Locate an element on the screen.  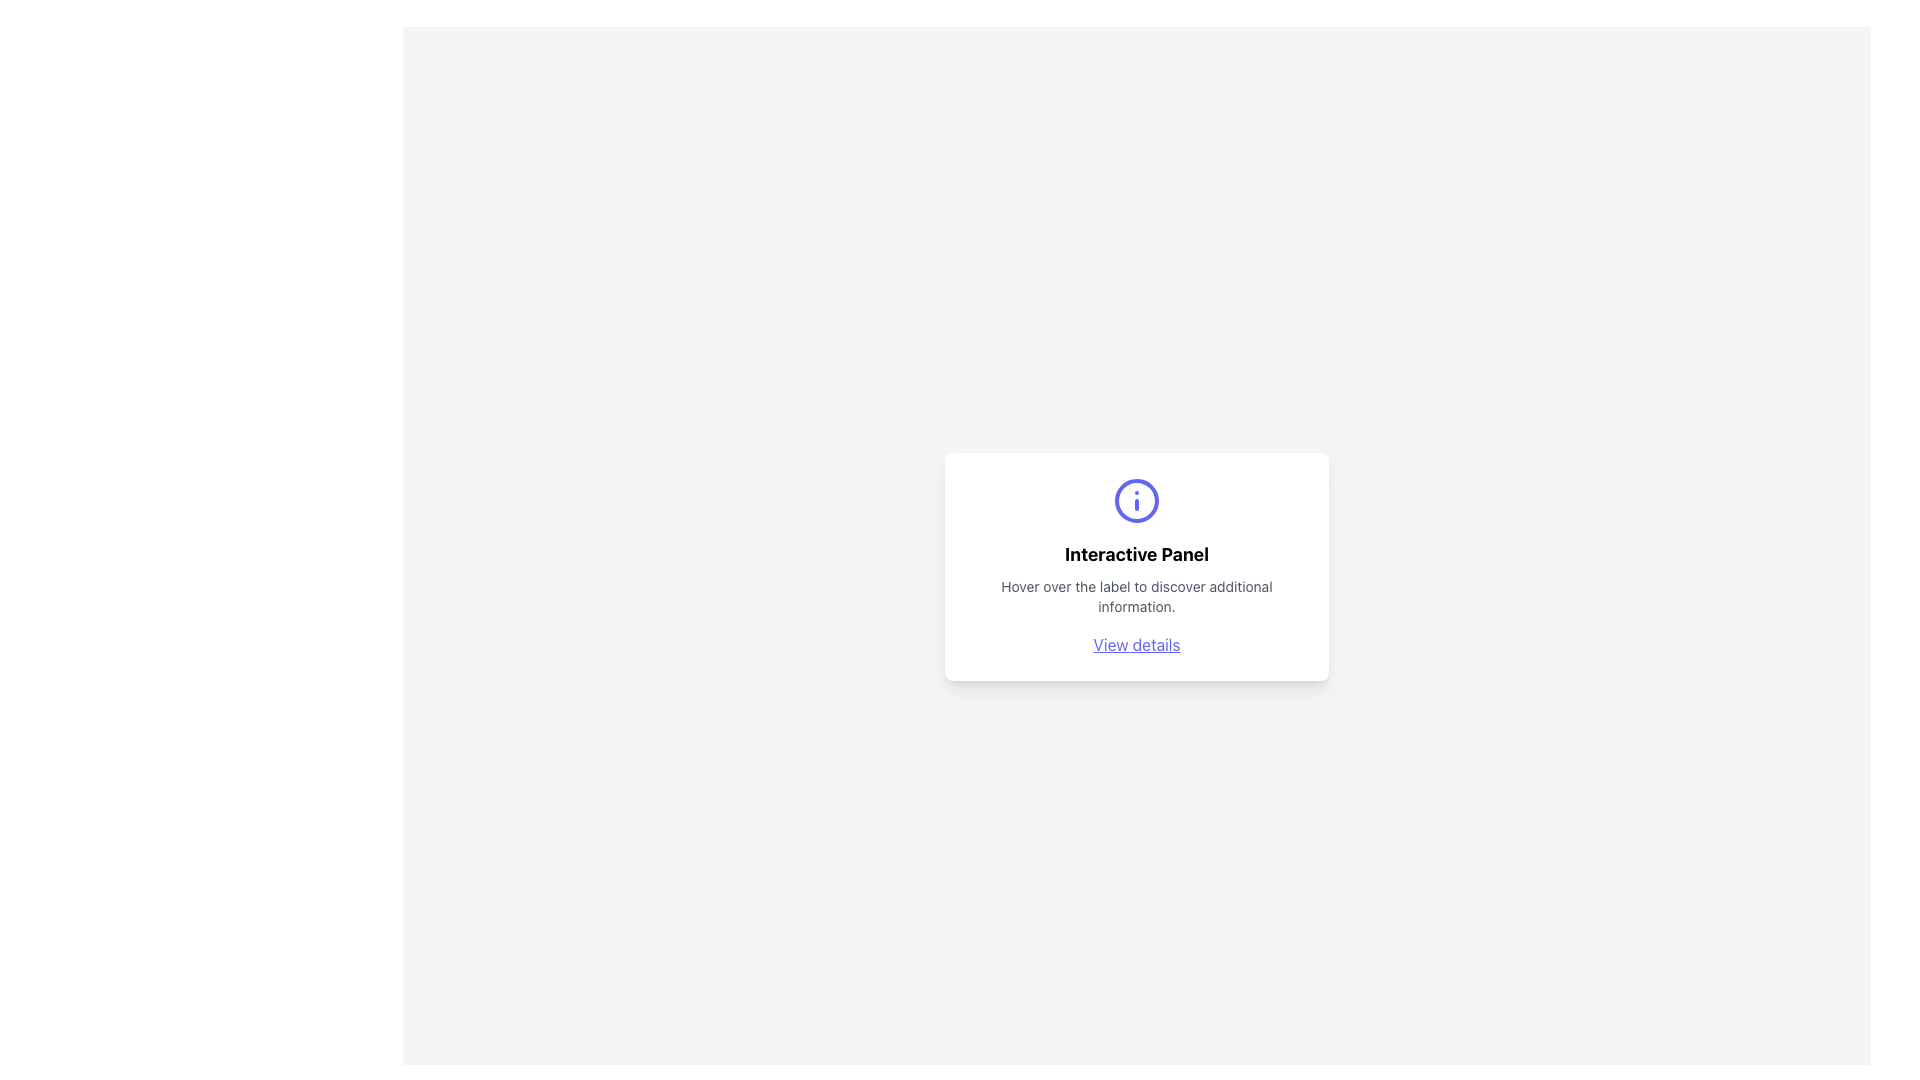
the static text that provides instructions about revealing additional information related to the 'View details' link, located below the 'Interactive Panel' title is located at coordinates (1137, 596).